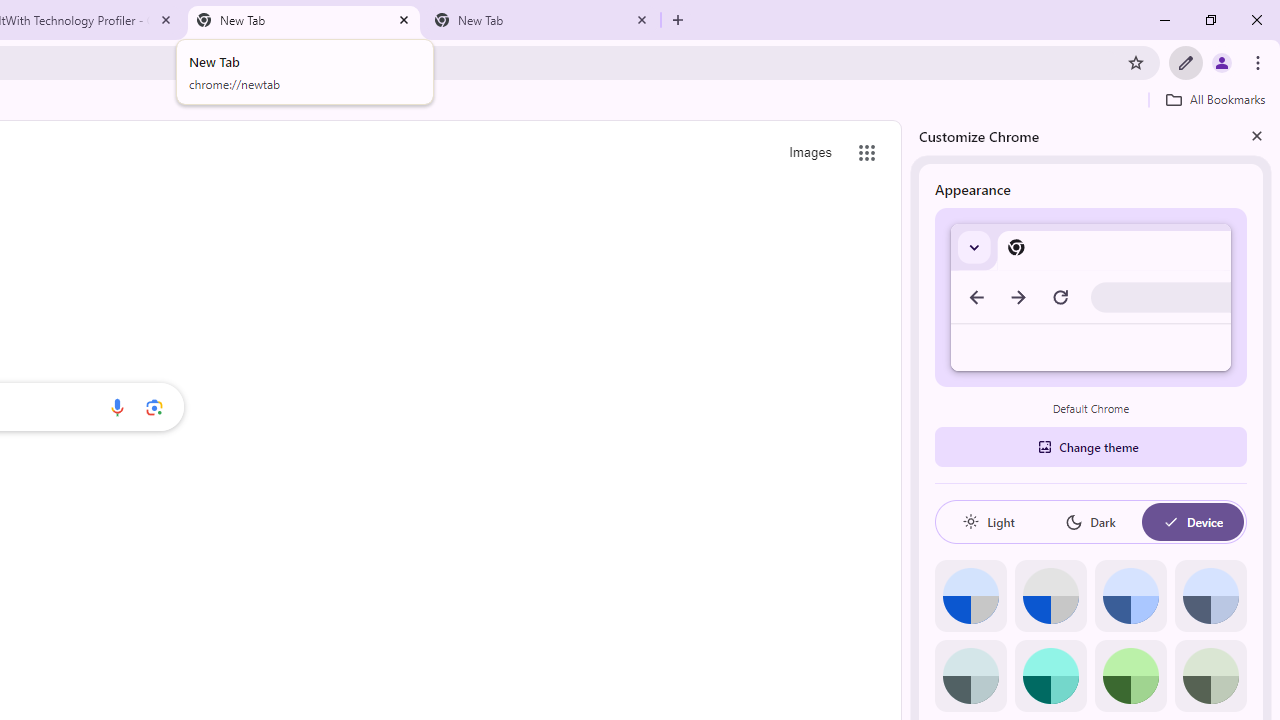 The height and width of the screenshot is (720, 1280). I want to click on 'Change theme', so click(1089, 446).